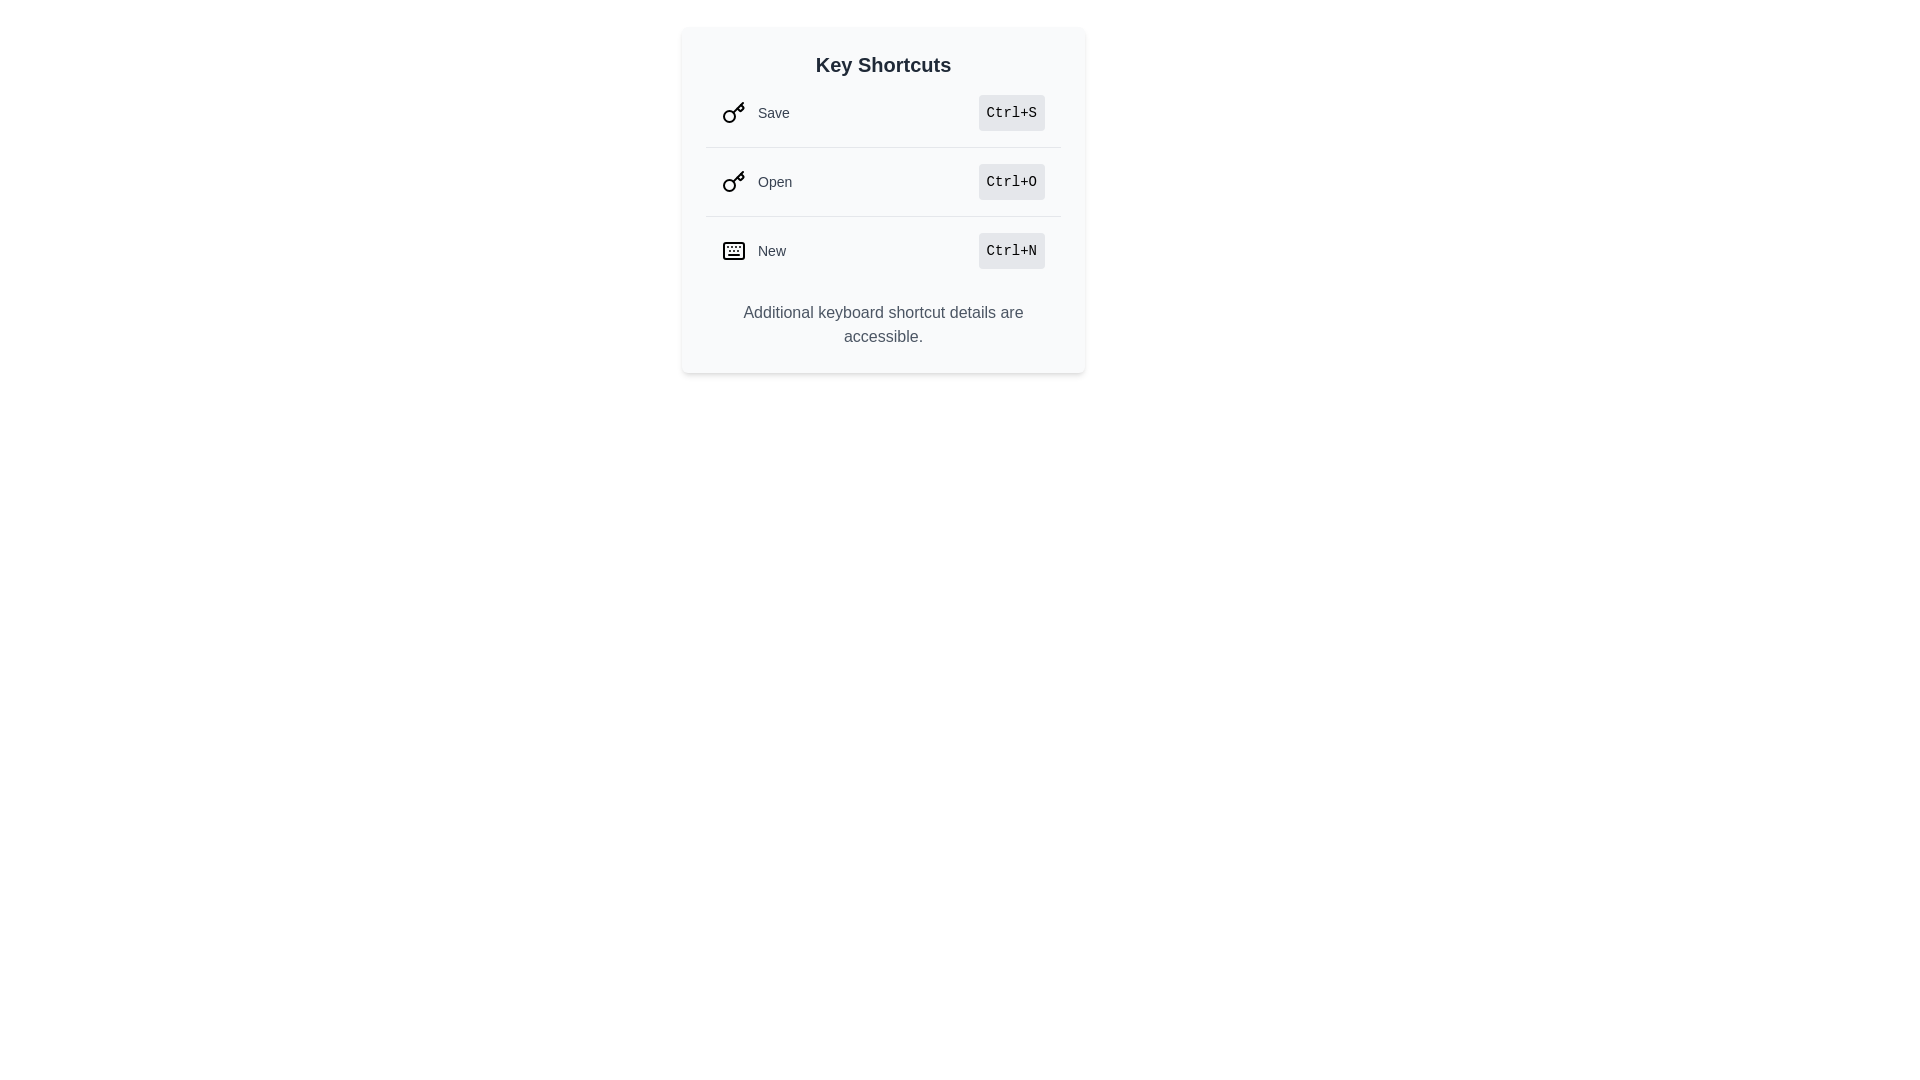  I want to click on the text label that reads 'Additional keyboard shortcut details are accessible.' This label is located at the bottom of the 'Key Shortcuts' modal, following a list of keyboard shortcuts, so click(882, 323).